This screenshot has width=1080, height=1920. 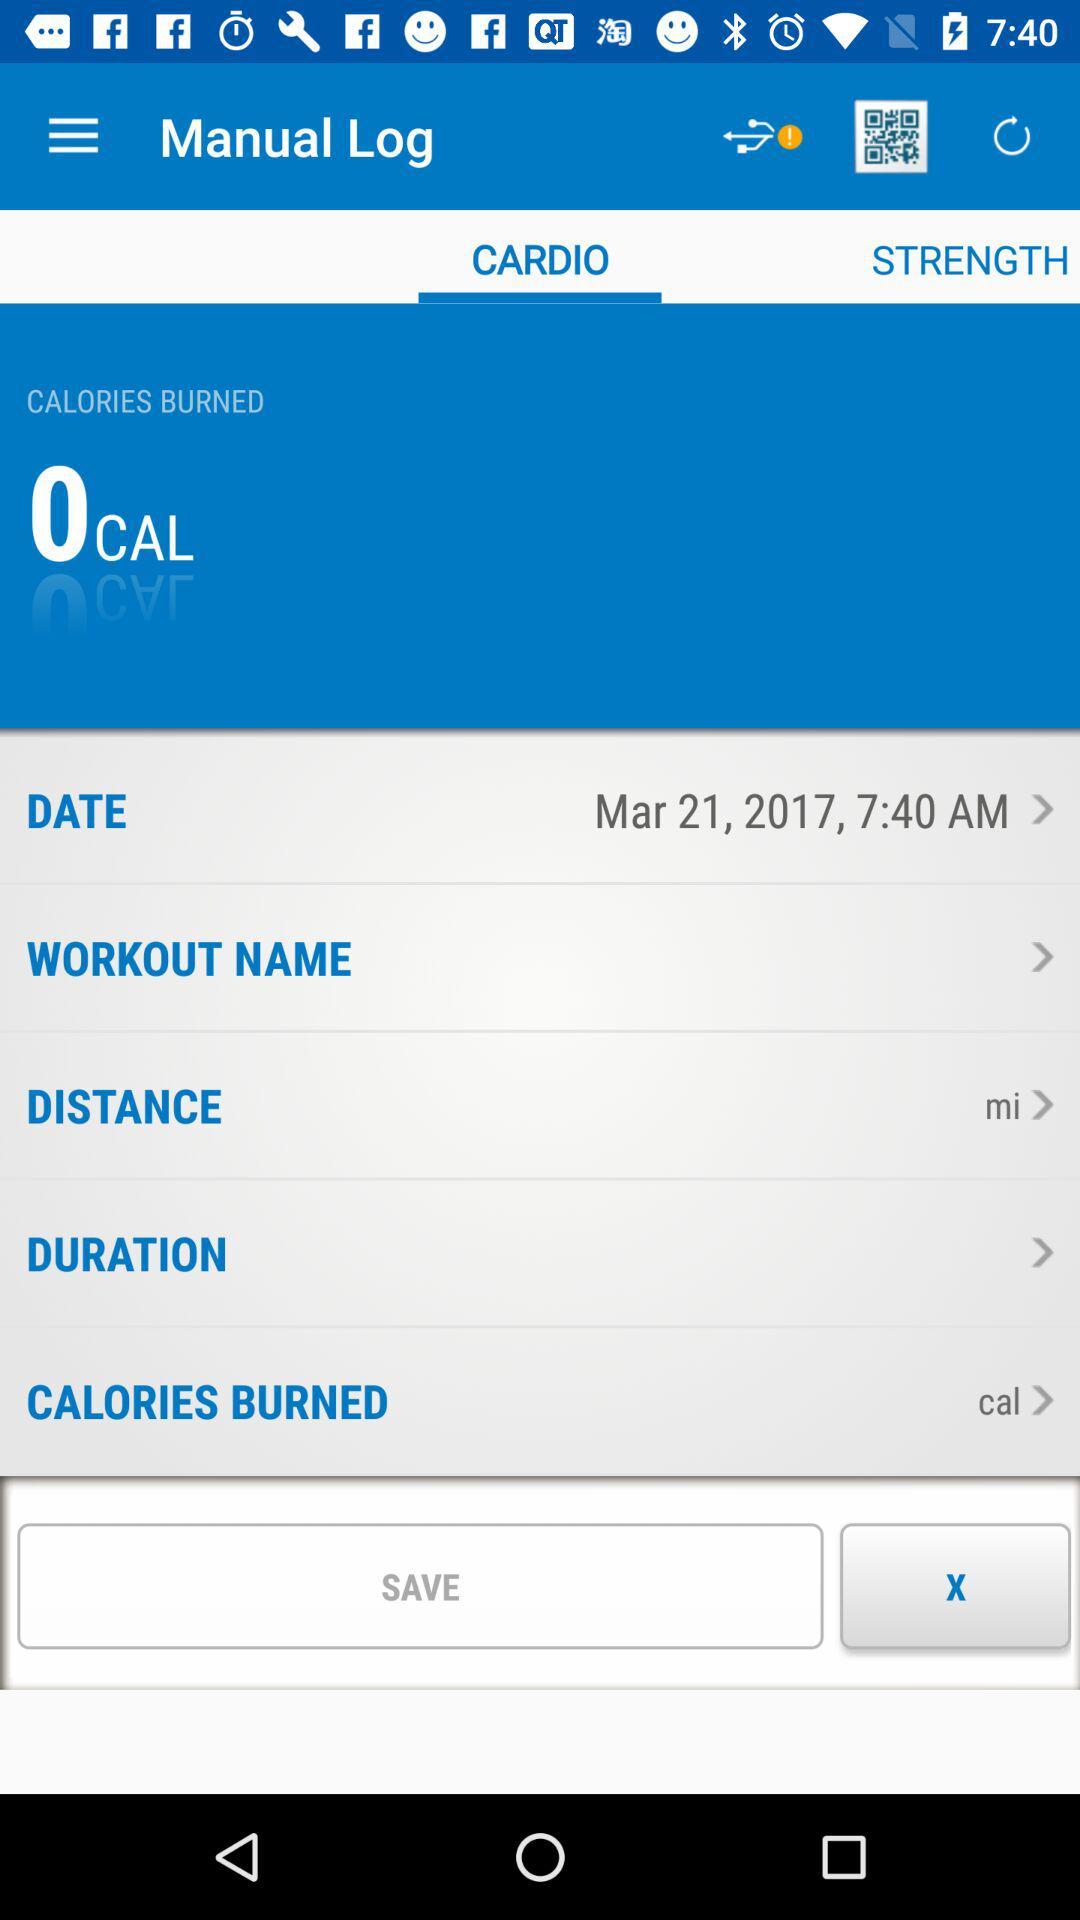 What do you see at coordinates (675, 1399) in the screenshot?
I see `item next to the calories burned item` at bounding box center [675, 1399].